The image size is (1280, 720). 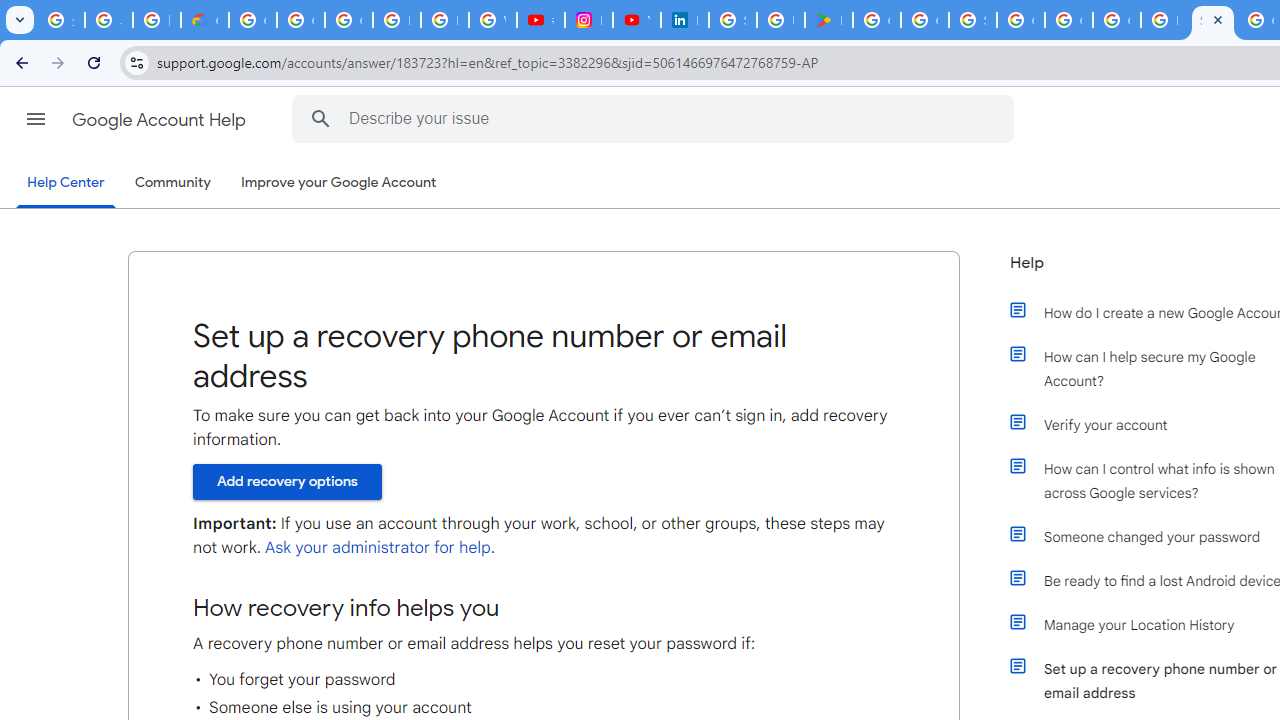 What do you see at coordinates (731, 20) in the screenshot?
I see `'Sign in - Google Accounts'` at bounding box center [731, 20].